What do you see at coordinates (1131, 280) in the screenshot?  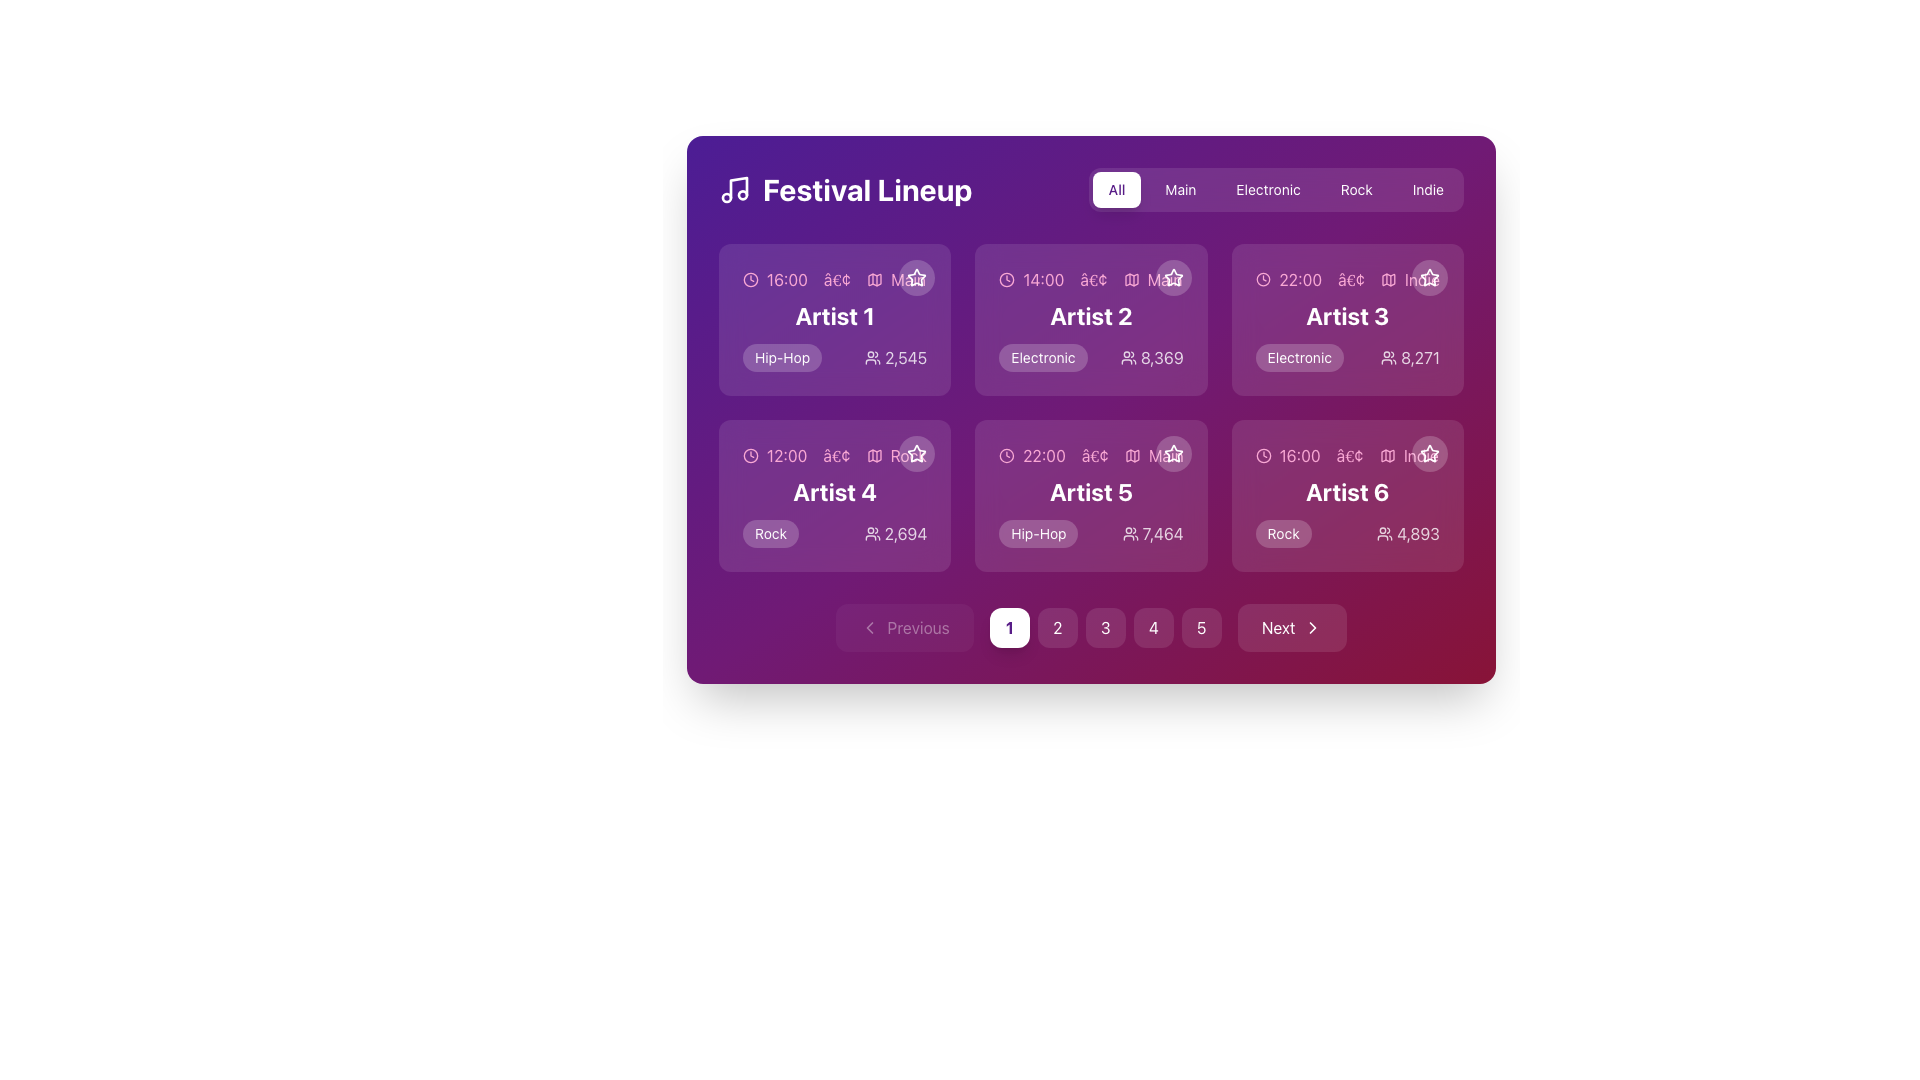 I see `the map-related icon located at the top-right of the card for Artist 2, which is part of a cluster of icons adjacent to the time and artist name` at bounding box center [1131, 280].